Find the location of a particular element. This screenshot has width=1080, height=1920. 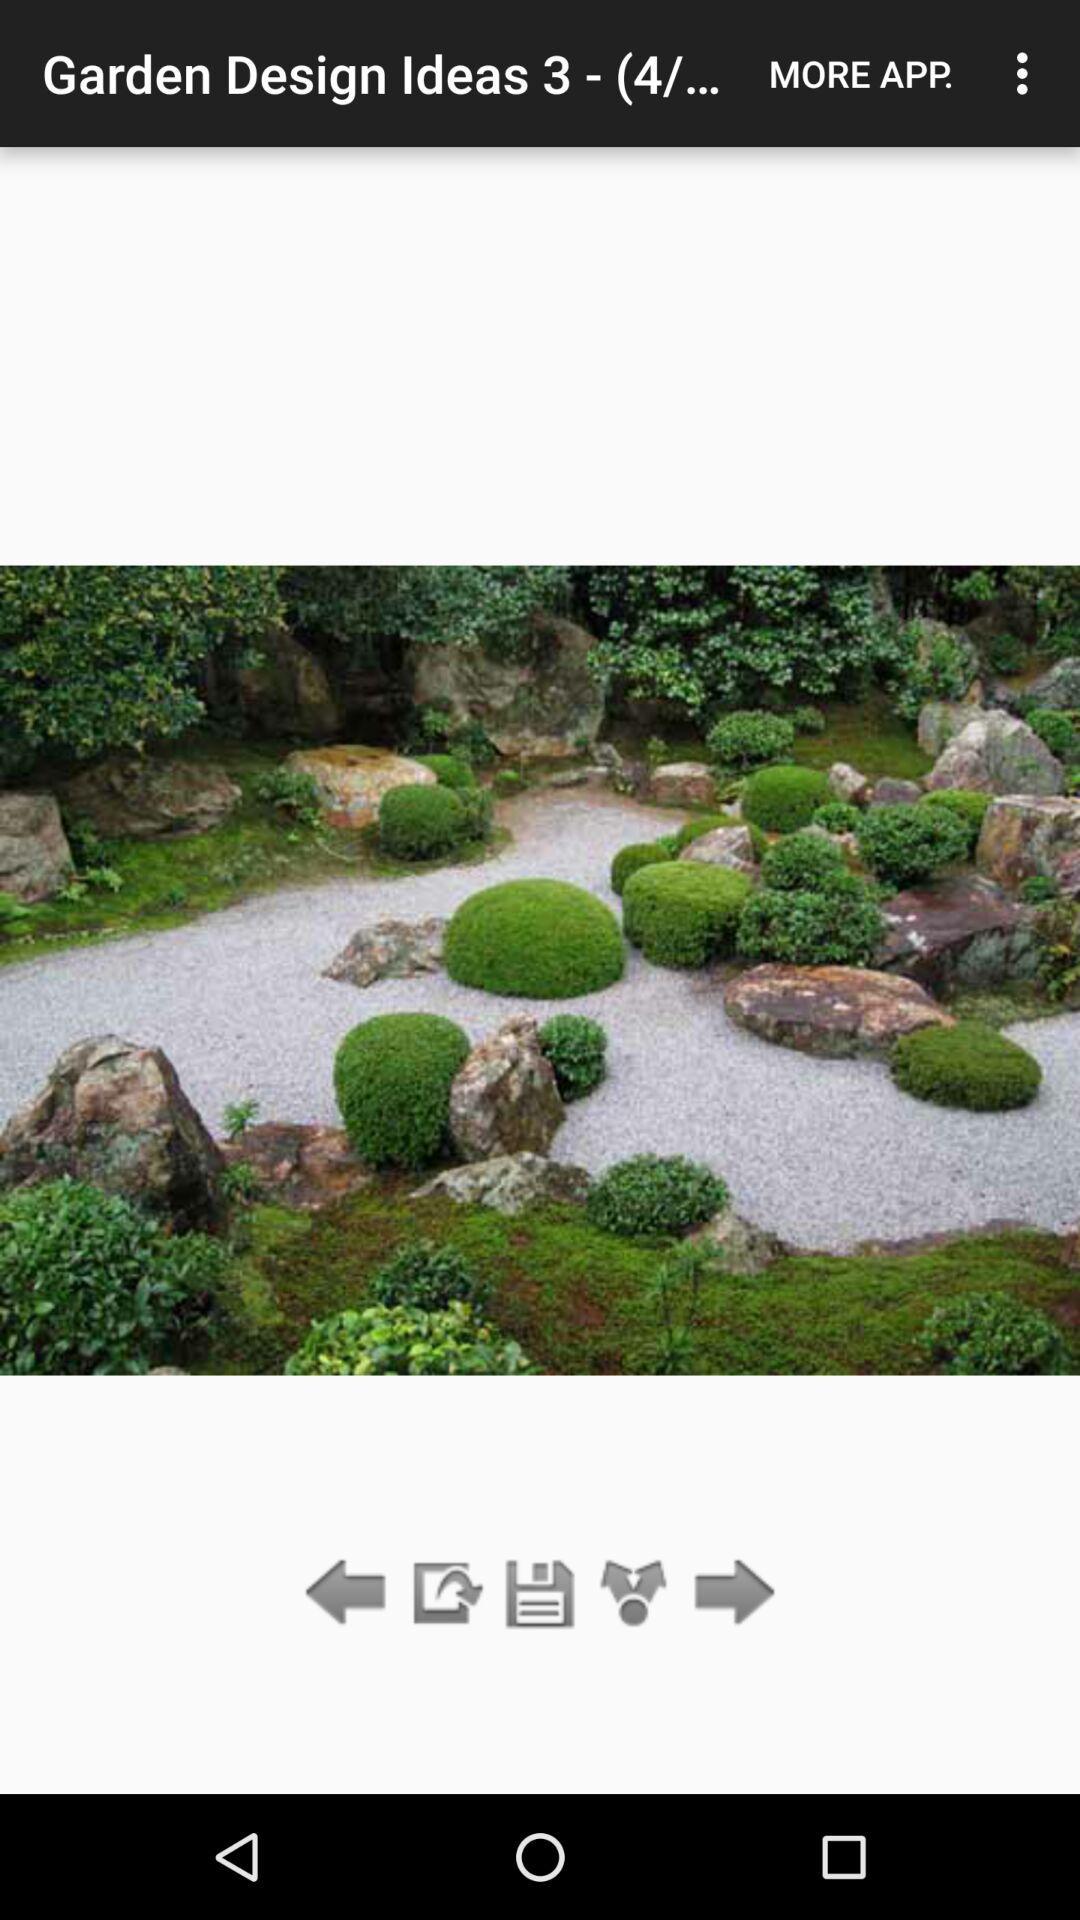

go slideshow is located at coordinates (444, 1593).